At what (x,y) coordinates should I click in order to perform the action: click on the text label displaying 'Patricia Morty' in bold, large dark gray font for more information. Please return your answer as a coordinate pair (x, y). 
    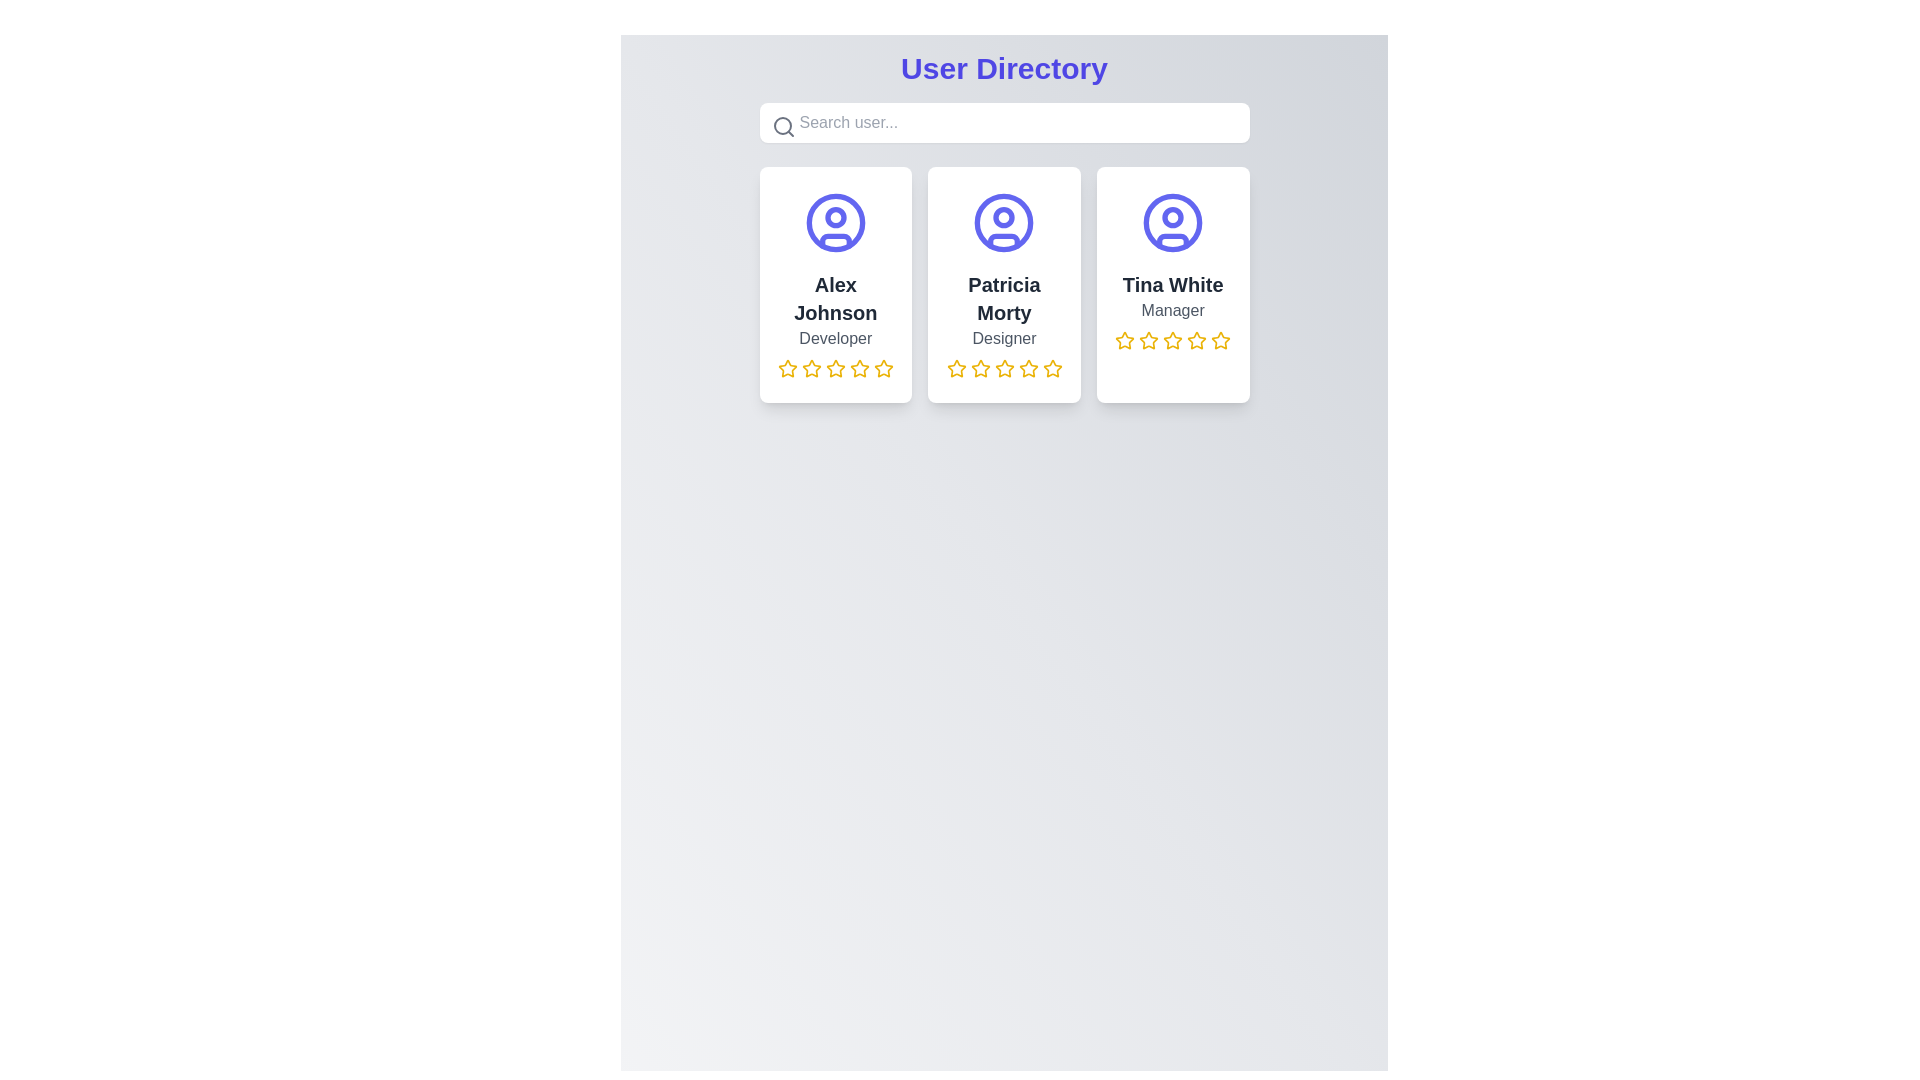
    Looking at the image, I should click on (1004, 299).